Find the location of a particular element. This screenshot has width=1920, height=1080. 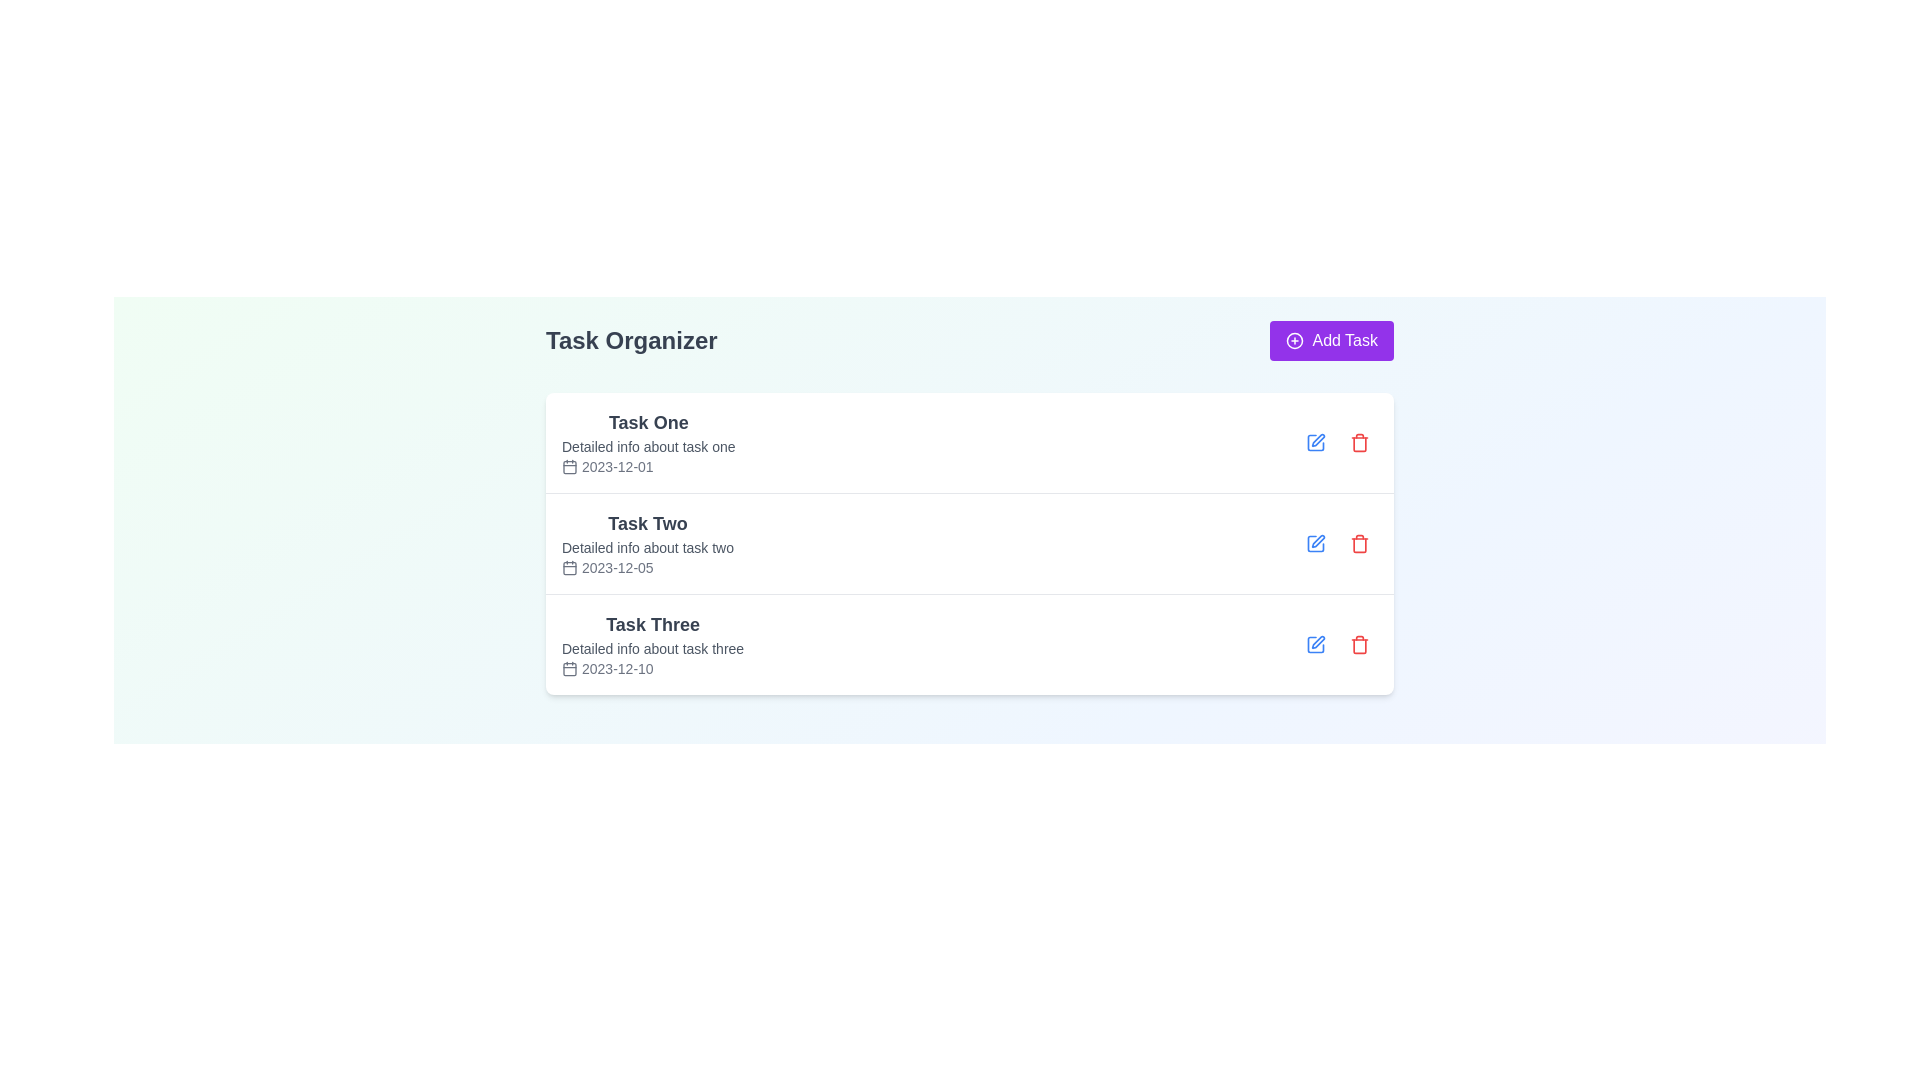

the first task item in the 'Task Organizer' list, which displays the task details including title, description, and due date is located at coordinates (969, 442).